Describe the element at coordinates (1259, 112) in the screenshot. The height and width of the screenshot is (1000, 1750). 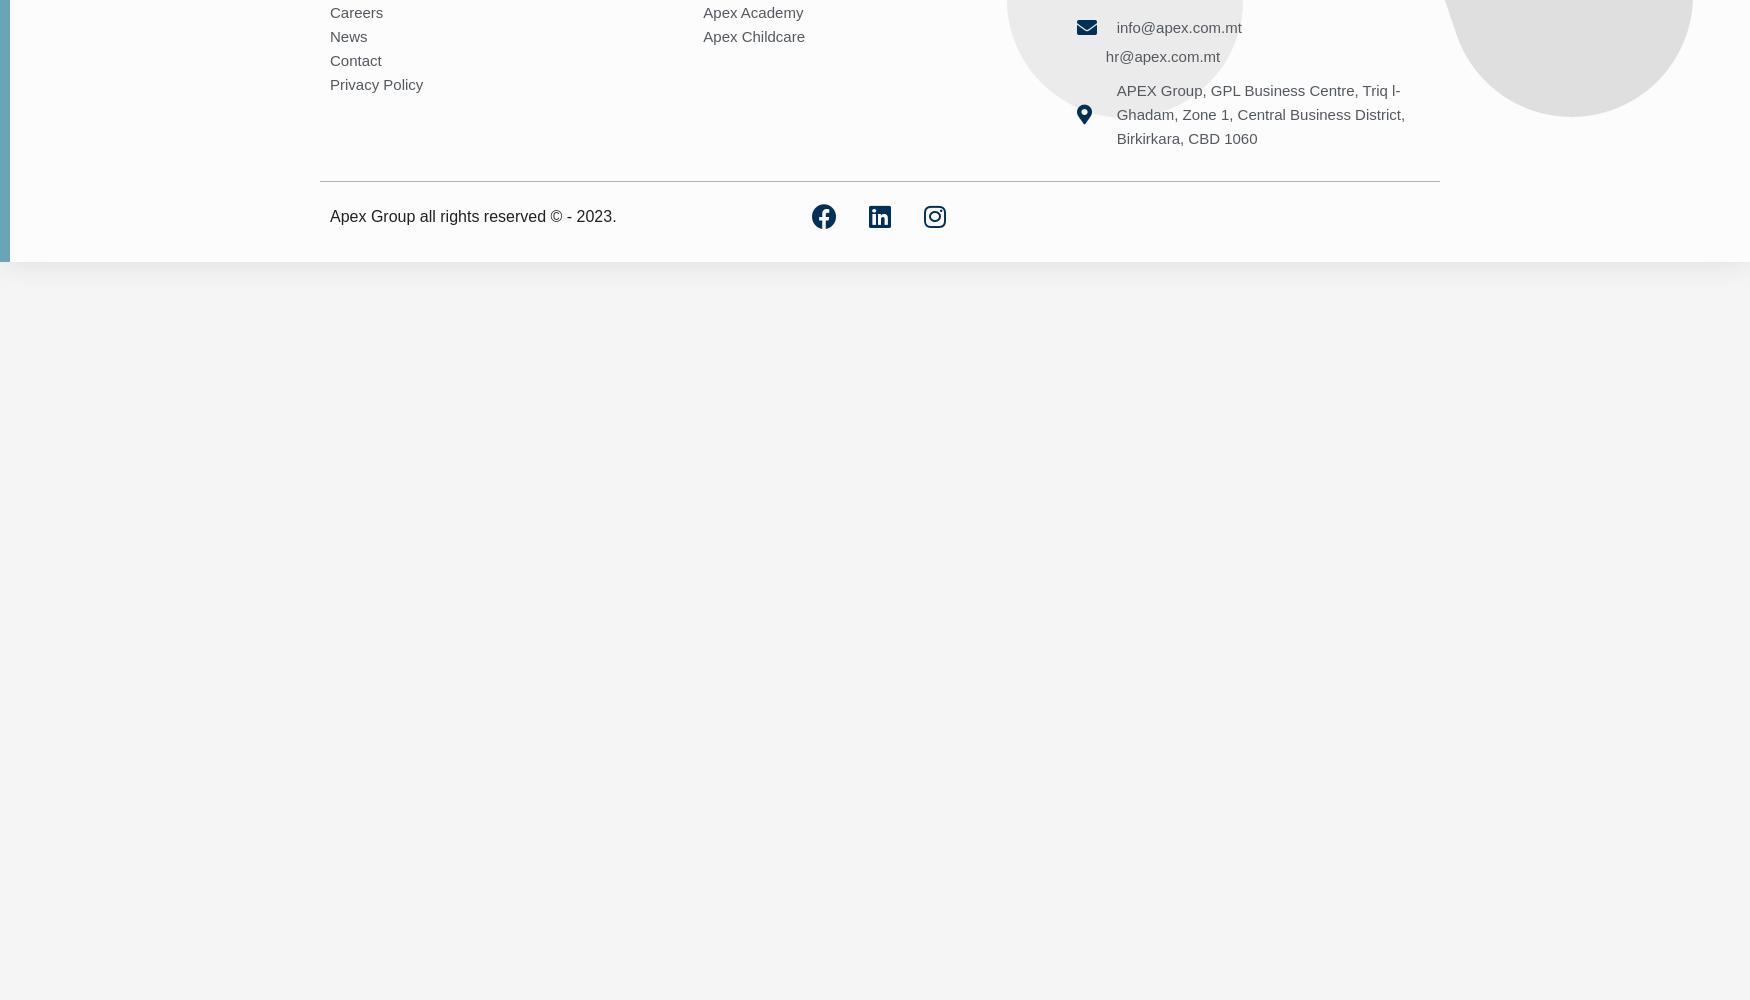
I see `'APEX Group, GPL Business Centre, Triq l-Ghadam, Zone 1, Central Business District, Birkirkara, CBD 1060'` at that location.